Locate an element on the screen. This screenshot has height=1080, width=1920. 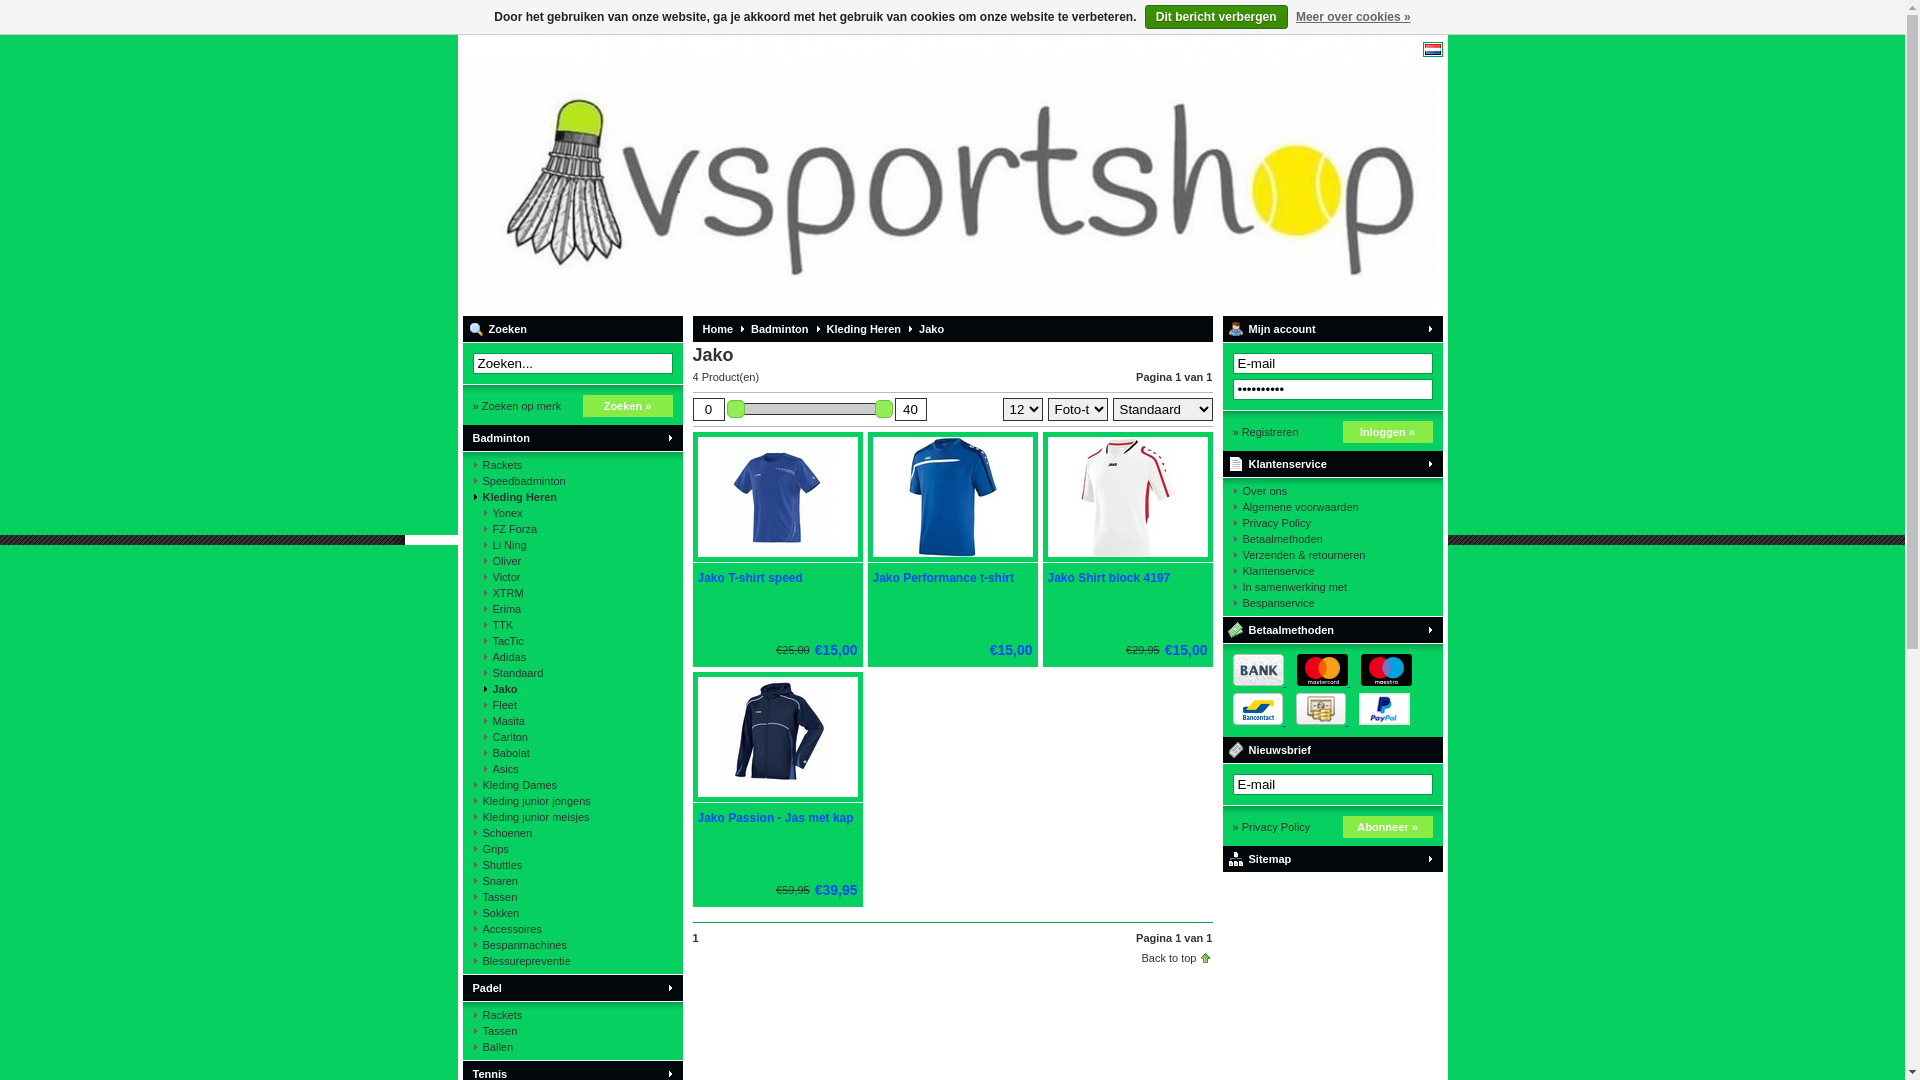
'Algemene voorwaarden' is located at coordinates (1332, 505).